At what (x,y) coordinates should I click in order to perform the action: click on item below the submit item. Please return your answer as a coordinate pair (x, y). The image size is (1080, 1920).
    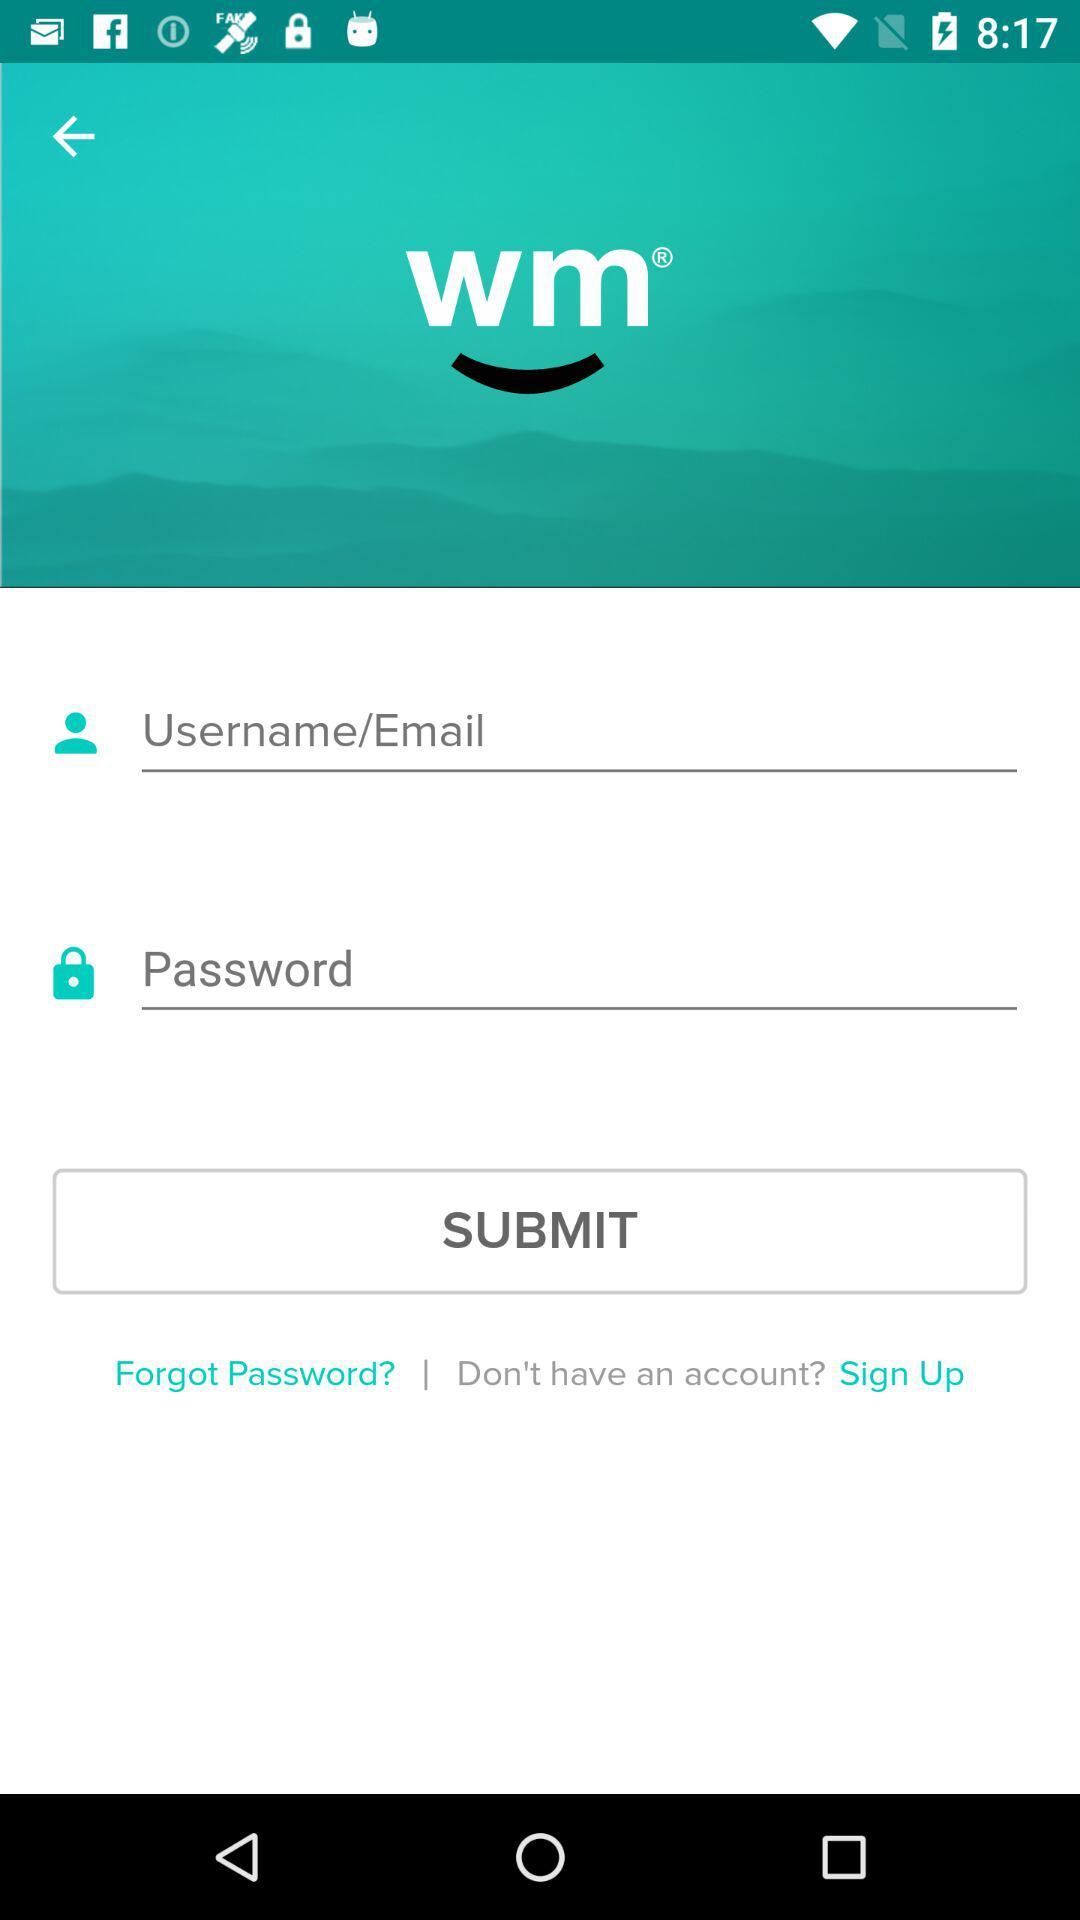
    Looking at the image, I should click on (901, 1373).